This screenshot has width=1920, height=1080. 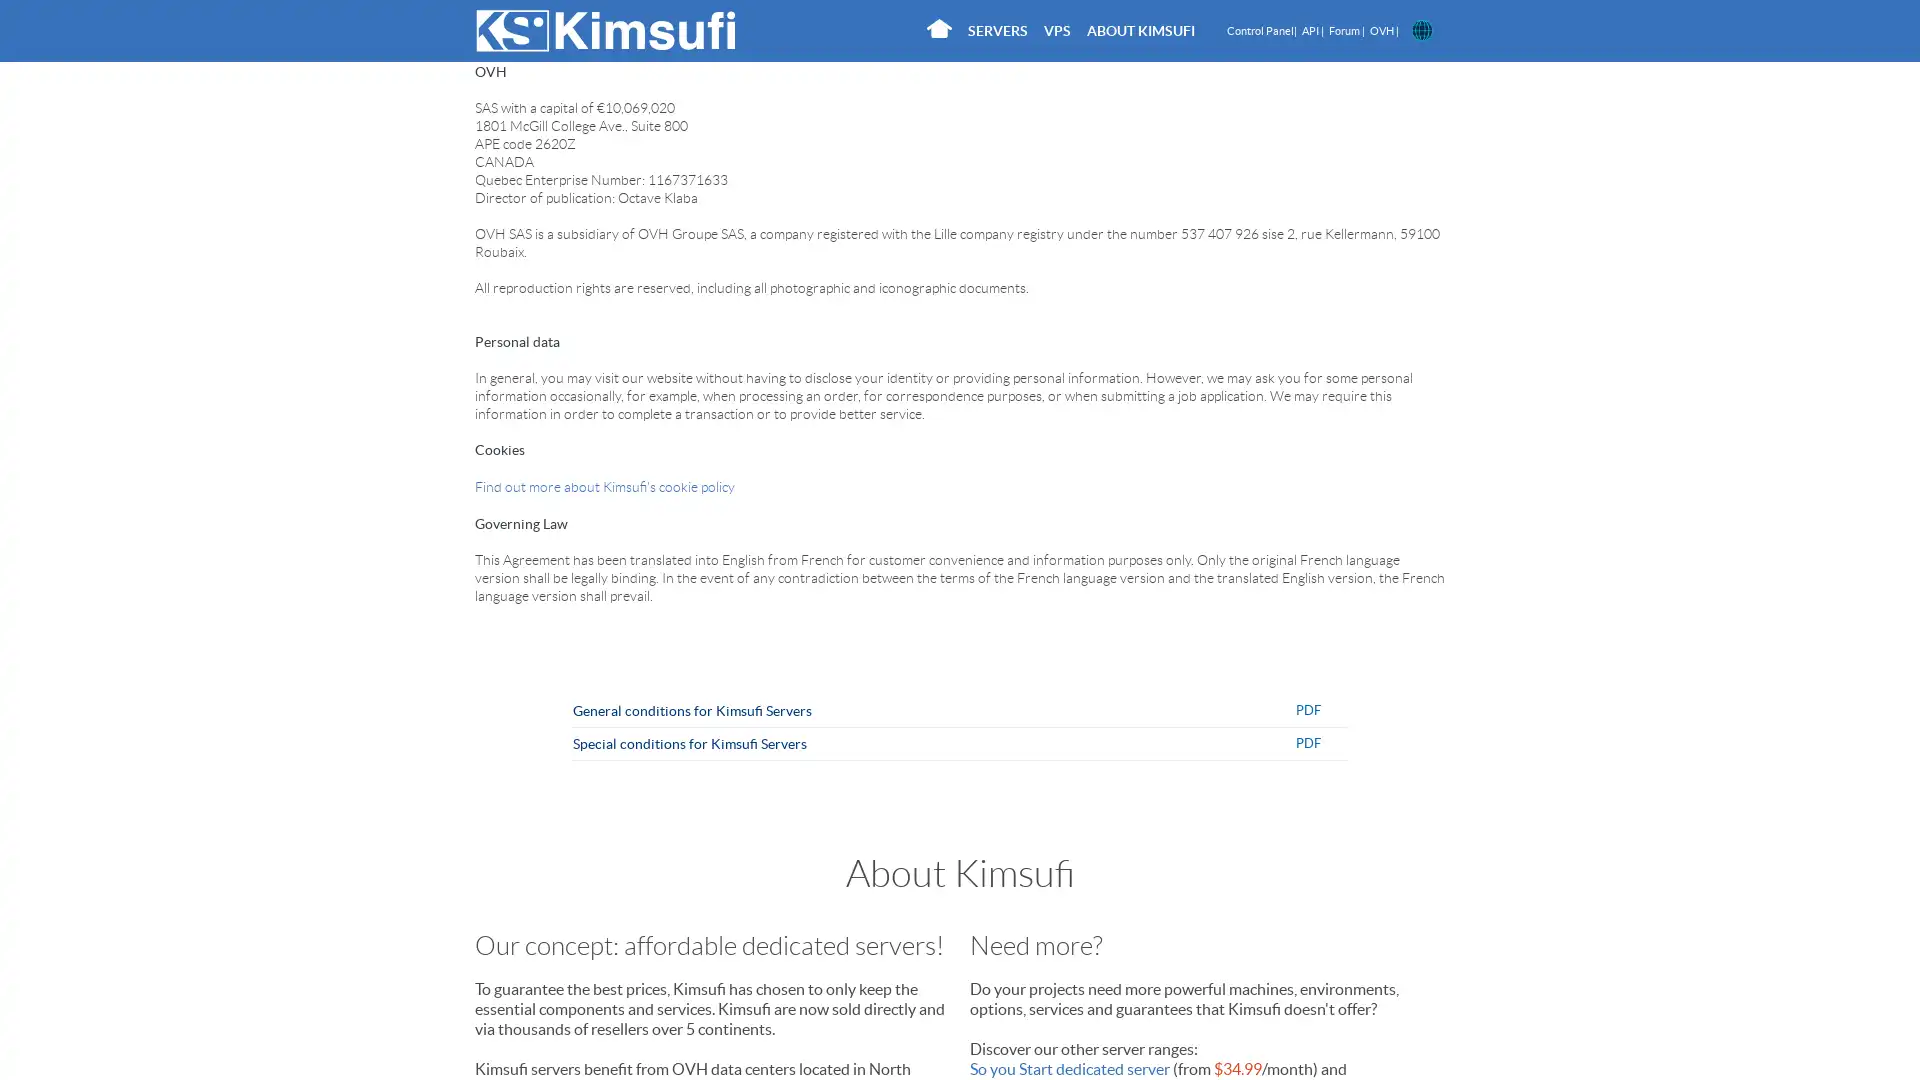 What do you see at coordinates (670, 141) in the screenshot?
I see `Continue without accepting` at bounding box center [670, 141].